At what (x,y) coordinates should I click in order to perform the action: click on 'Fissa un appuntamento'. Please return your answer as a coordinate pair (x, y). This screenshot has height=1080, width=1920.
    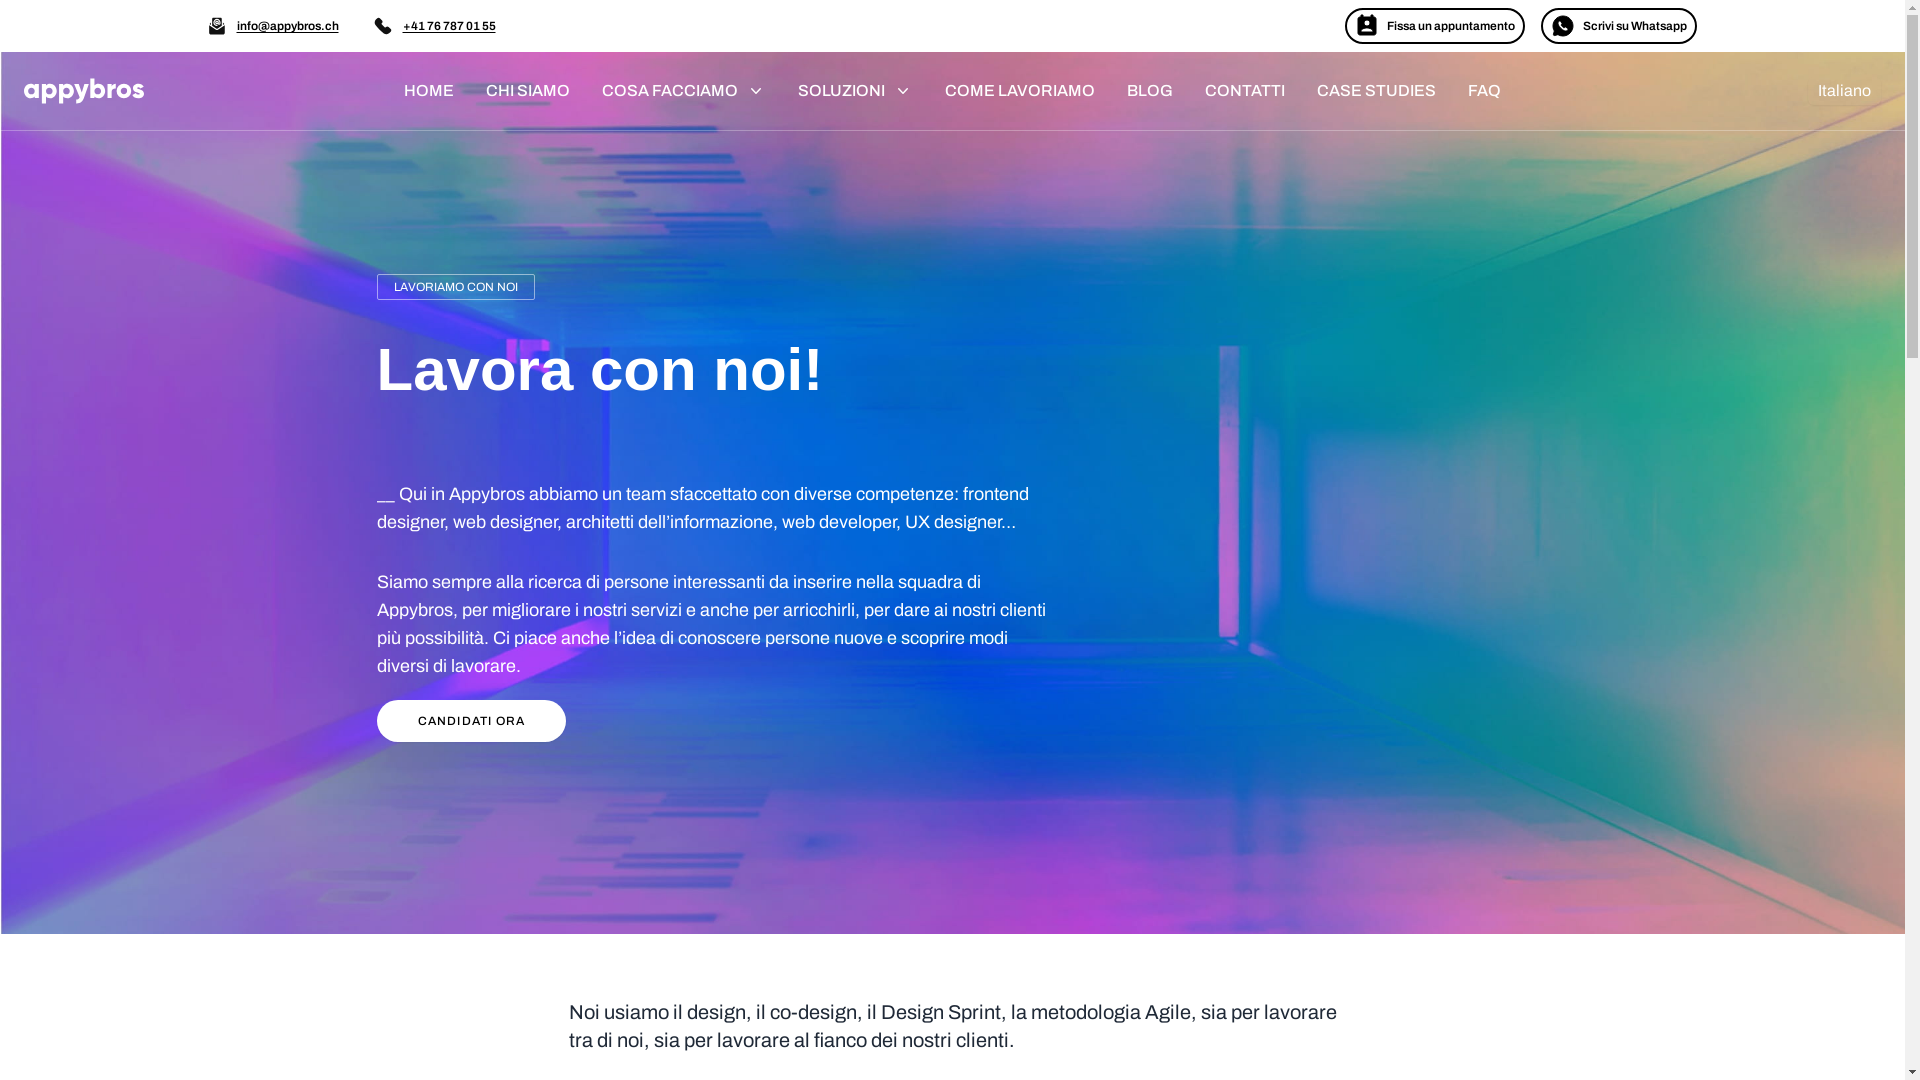
    Looking at the image, I should click on (1433, 26).